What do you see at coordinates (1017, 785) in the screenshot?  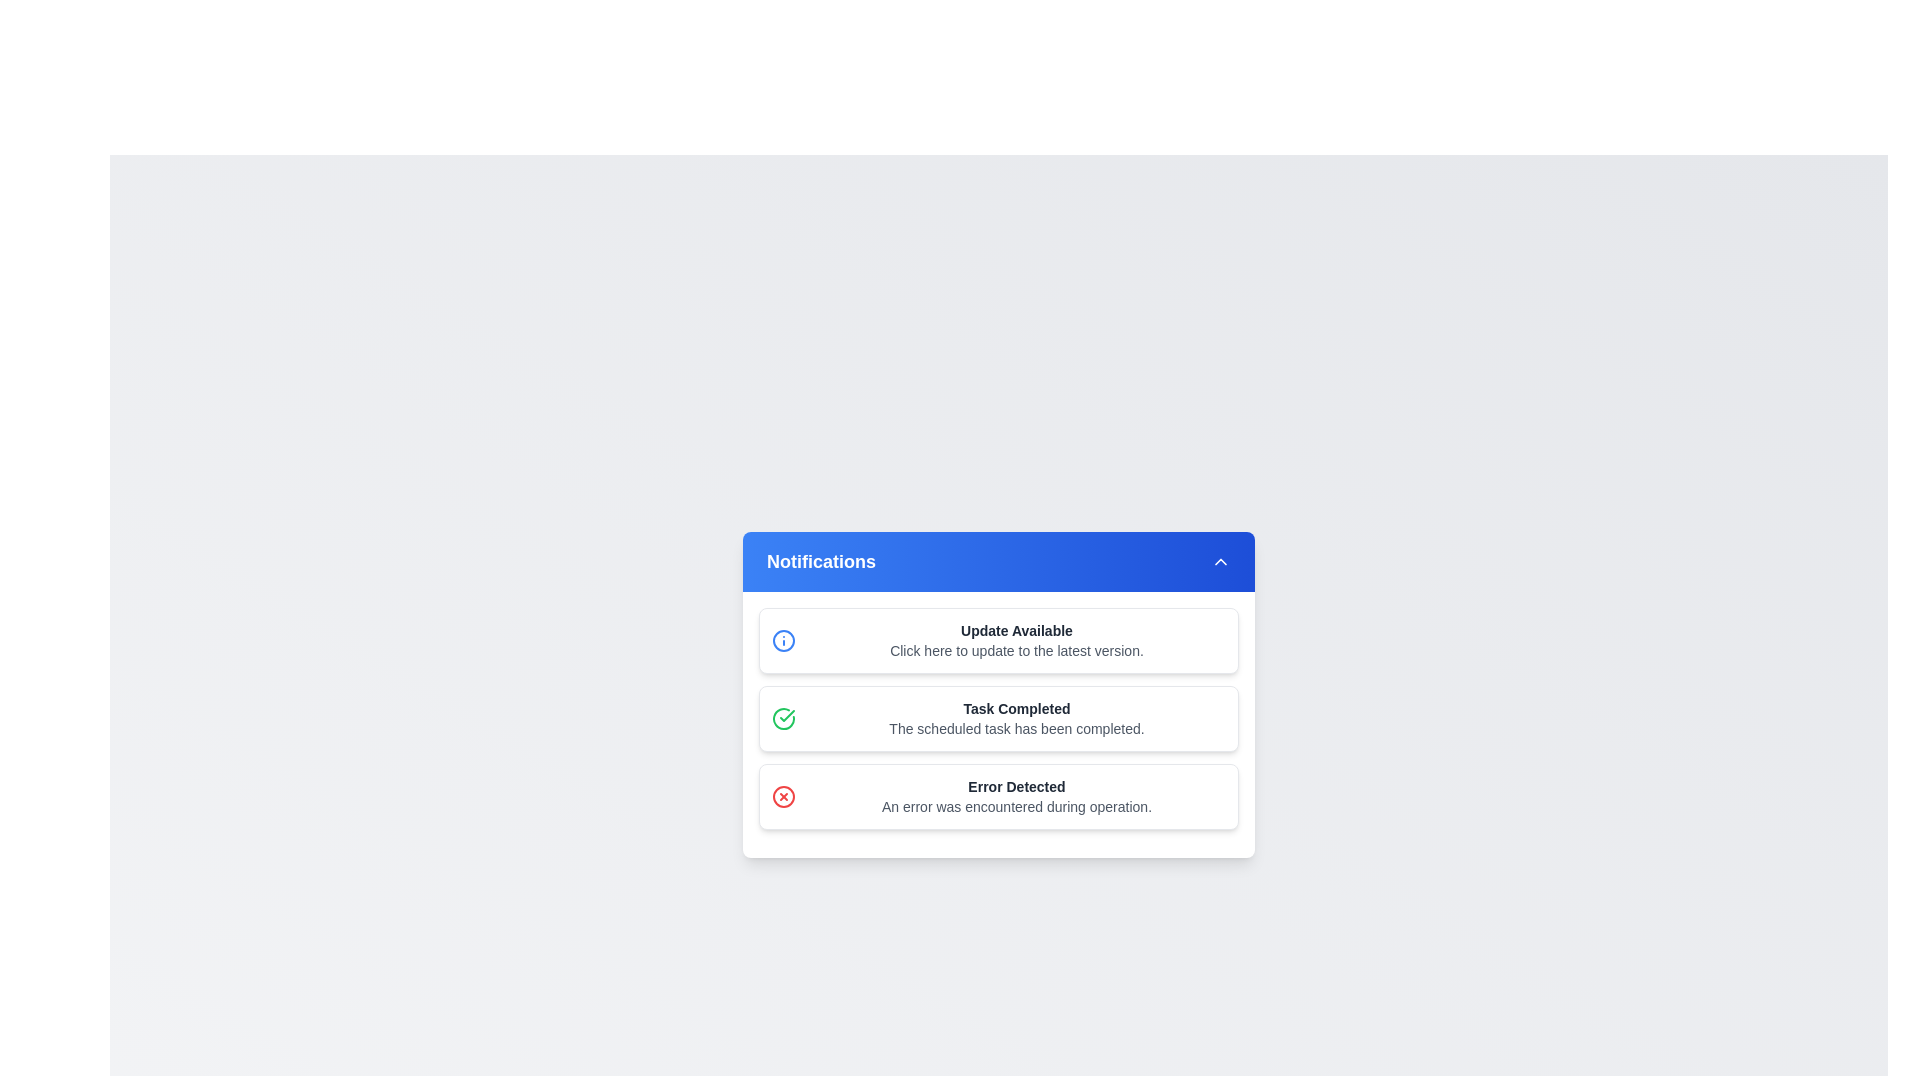 I see `the 'Error Detected' text label, which is styled in bold dark gray and is located in the bottommost notification card of the notification panel` at bounding box center [1017, 785].